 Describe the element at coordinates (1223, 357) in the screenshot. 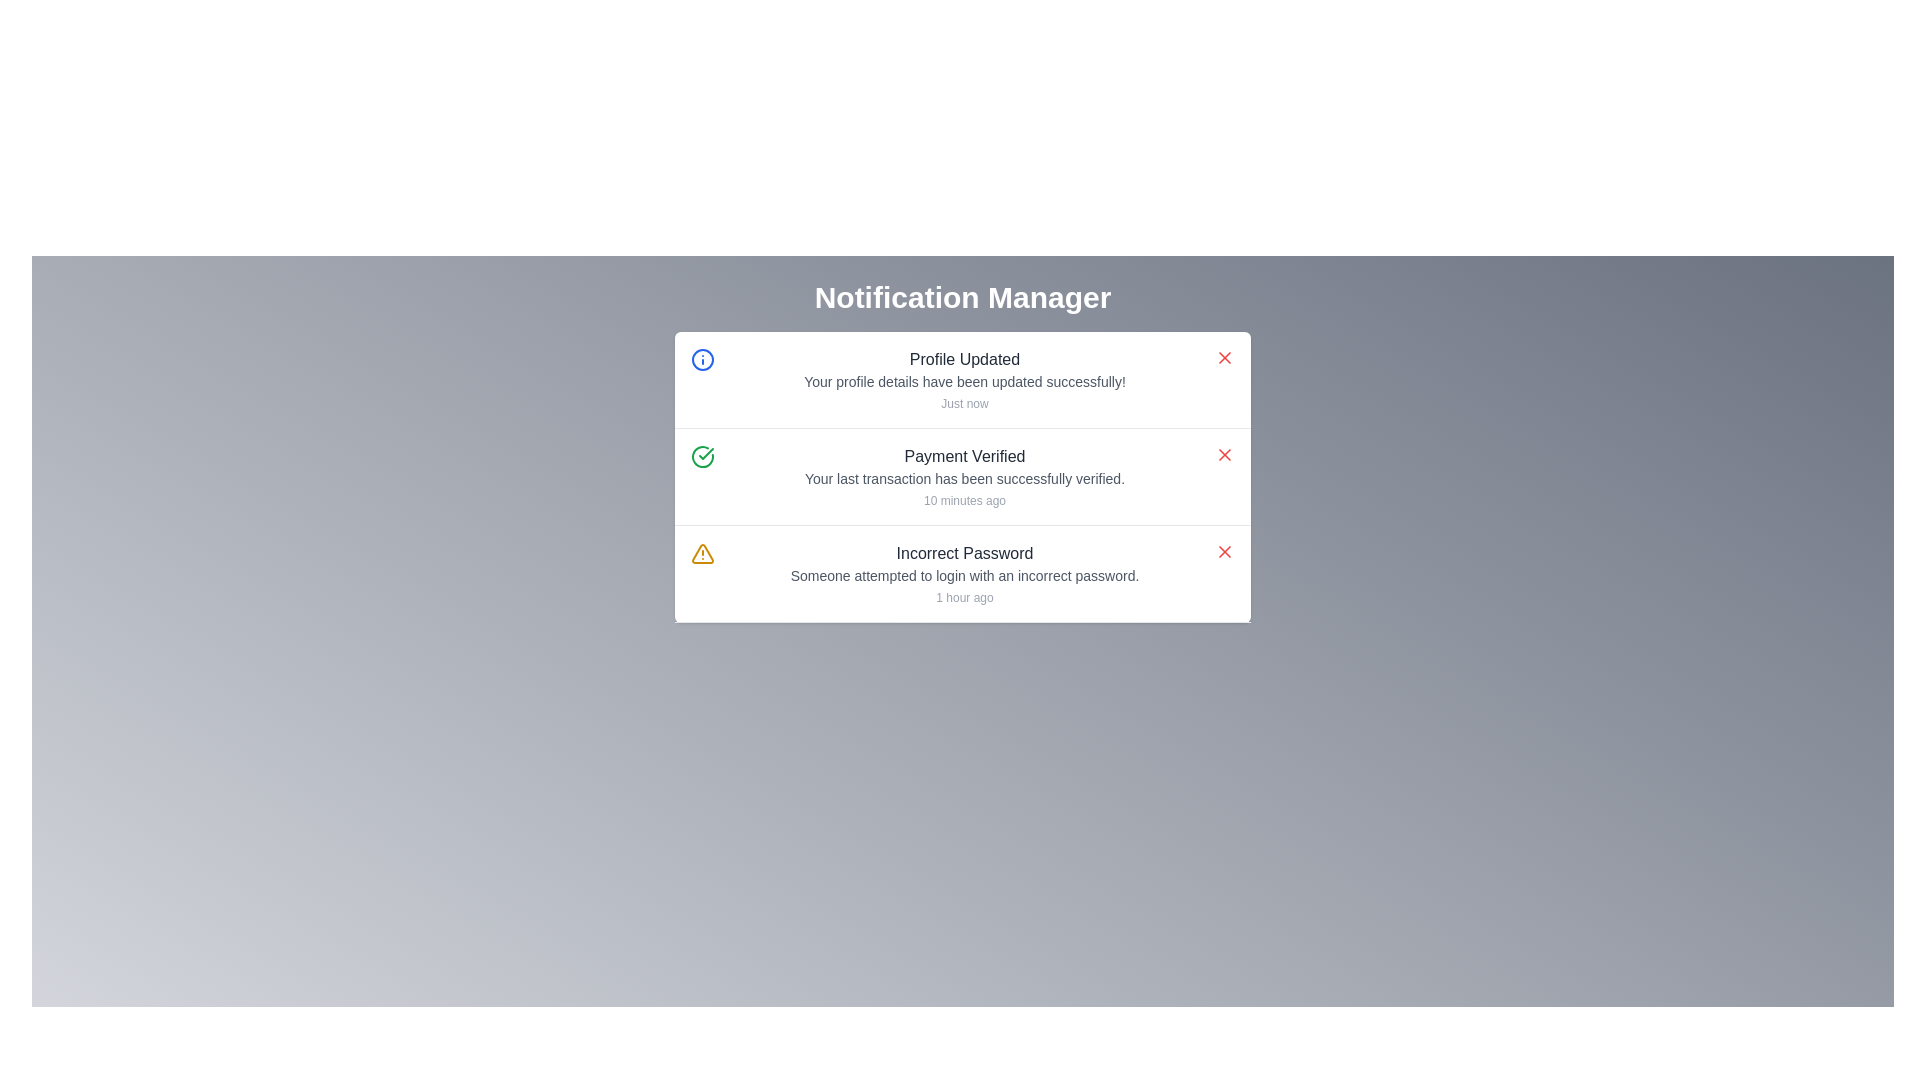

I see `the minimalistic red 'X' icon button located in the upper-right corner of the 'Profile Updated' notification card` at that location.